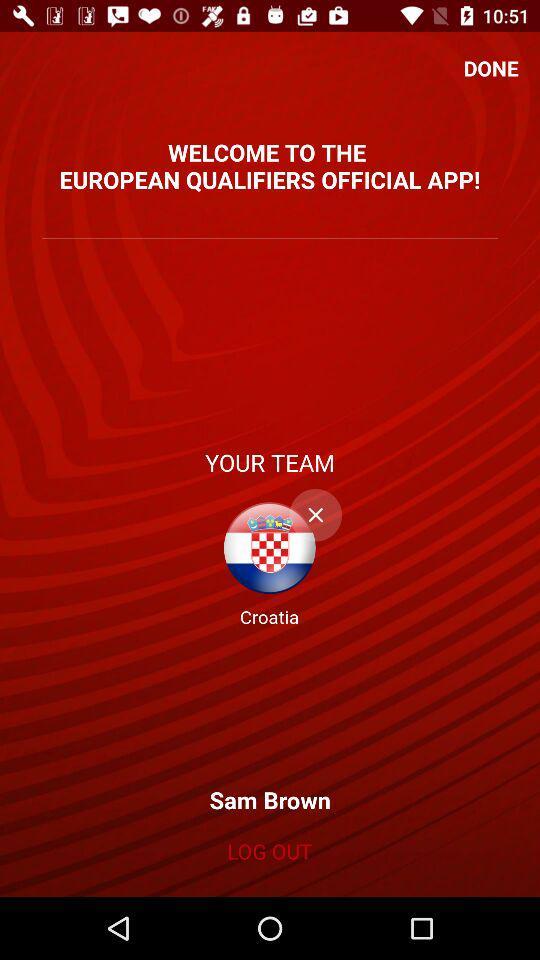  I want to click on the done item, so click(490, 68).